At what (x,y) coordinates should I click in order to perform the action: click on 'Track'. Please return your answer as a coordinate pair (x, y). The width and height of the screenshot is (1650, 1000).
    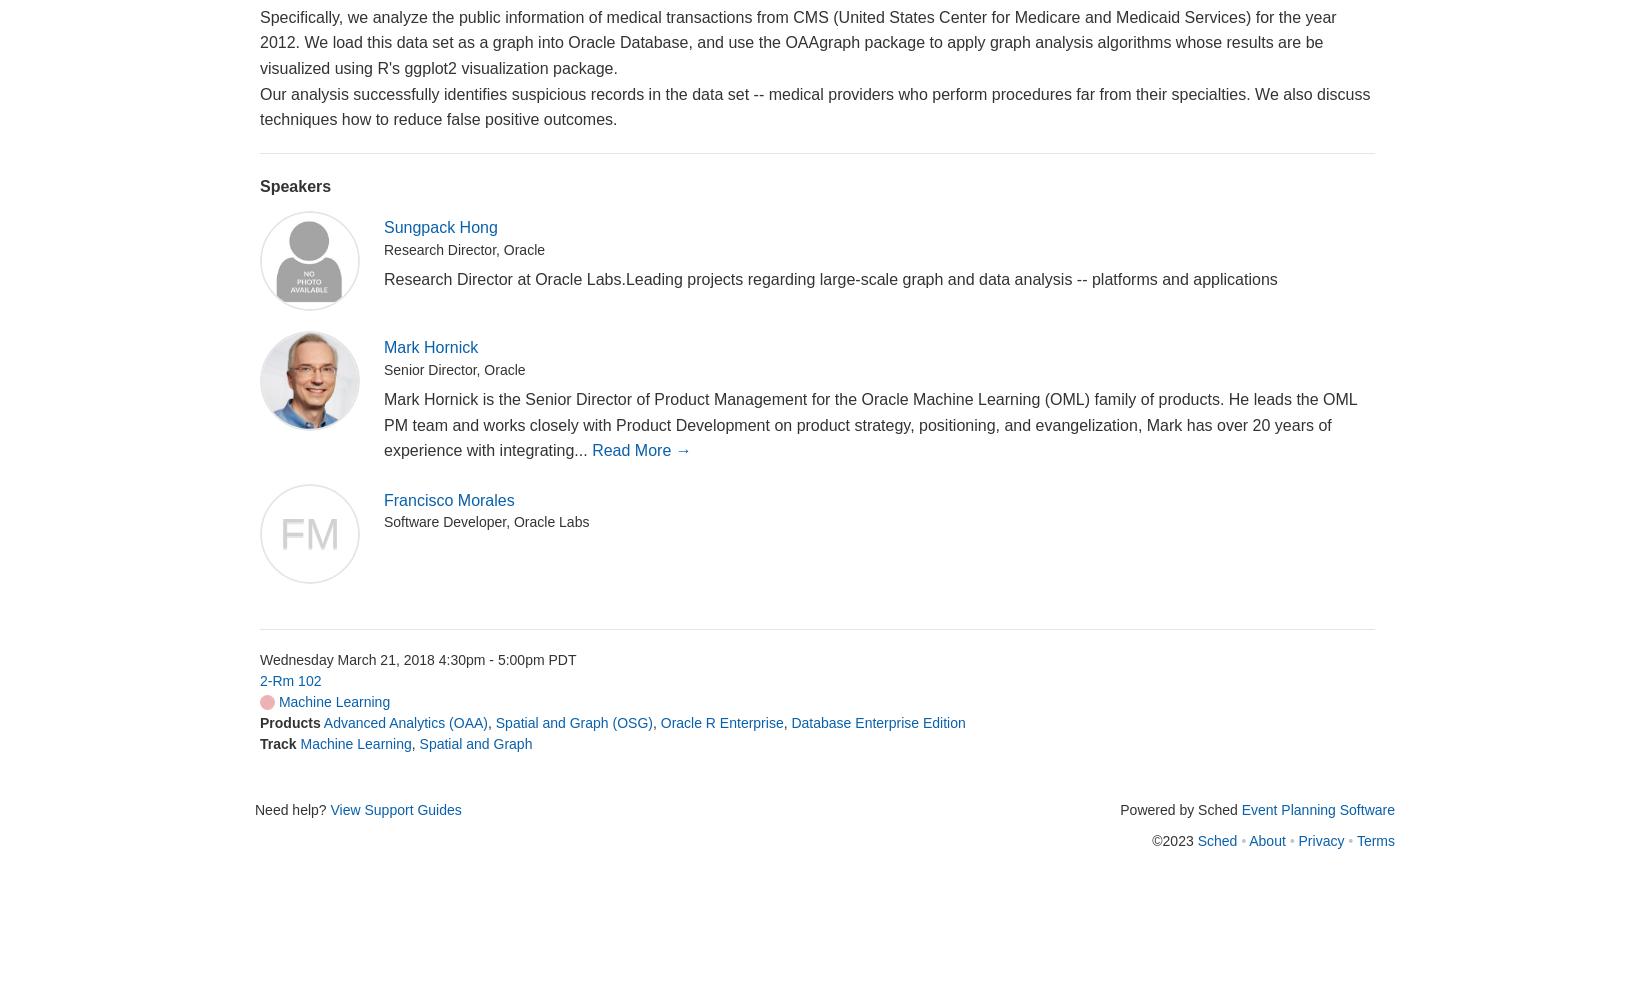
    Looking at the image, I should click on (278, 743).